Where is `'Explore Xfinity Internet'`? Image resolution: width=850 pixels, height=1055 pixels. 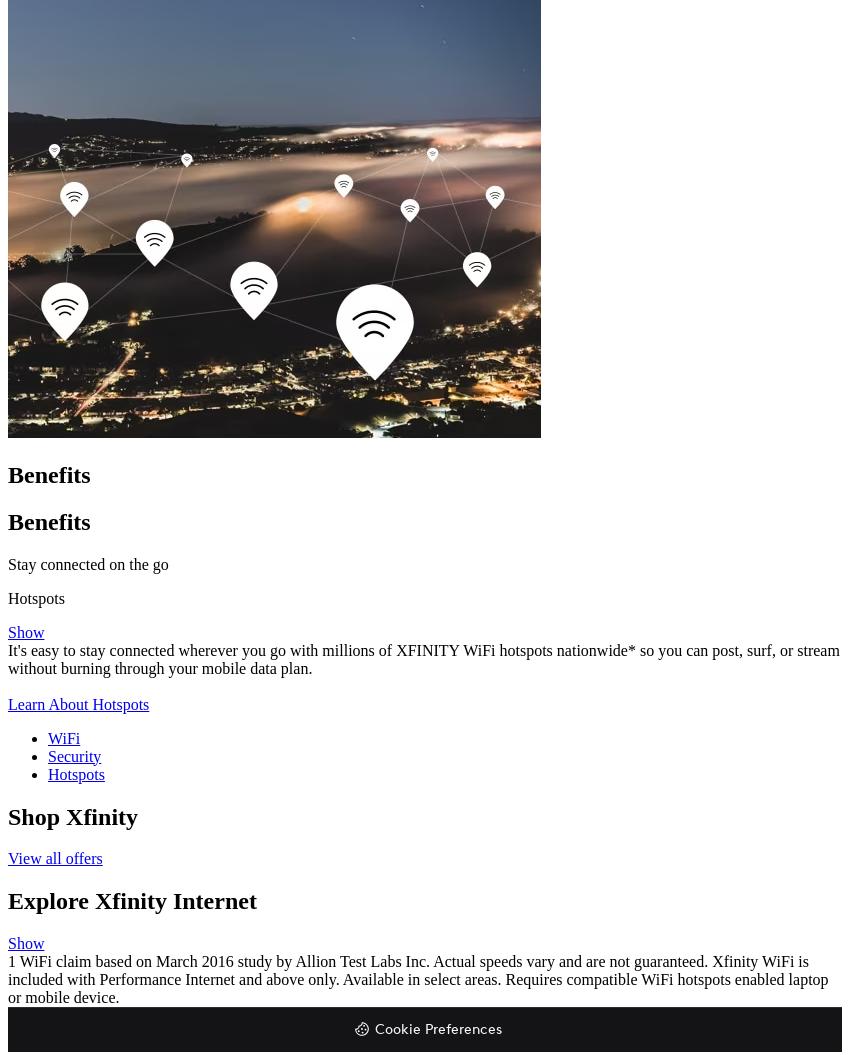 'Explore Xfinity Internet' is located at coordinates (132, 899).